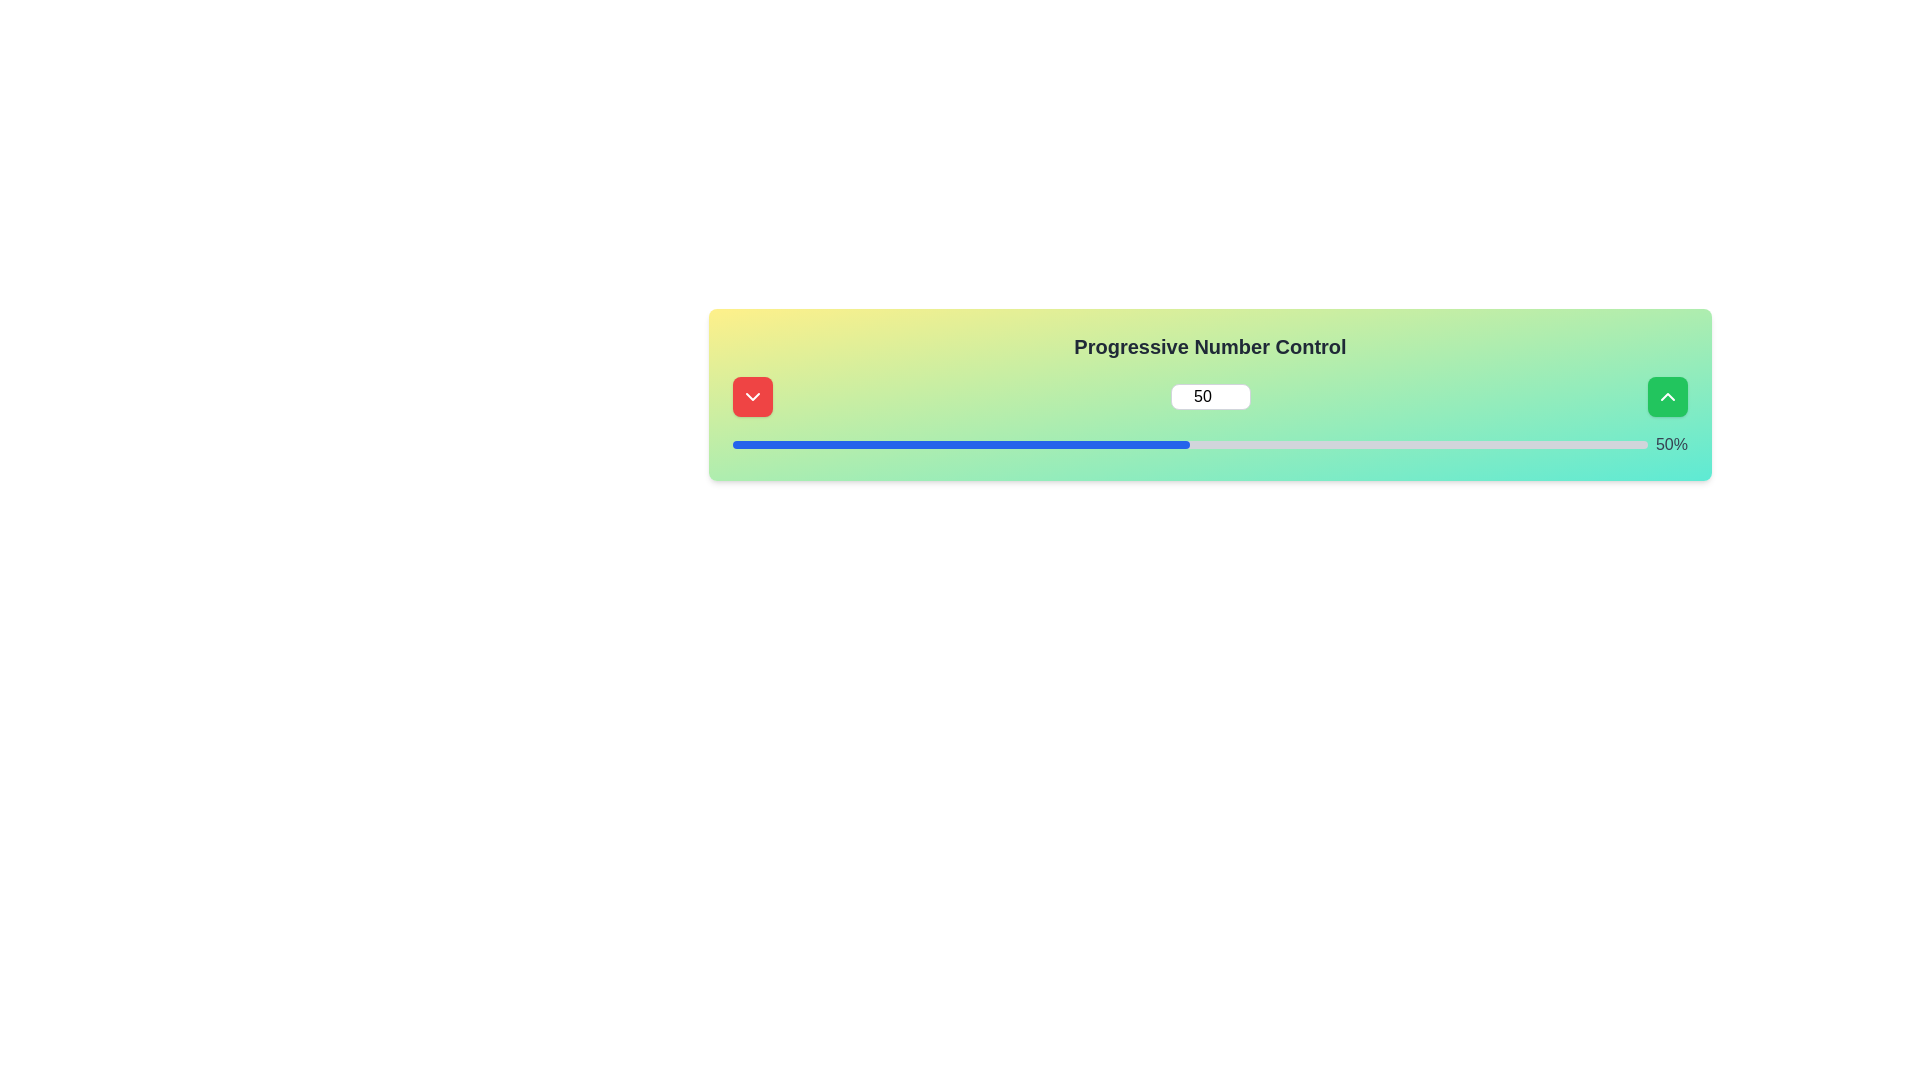 This screenshot has height=1080, width=1920. I want to click on the chevron icon within the button located at the far left of the interface, so click(752, 397).